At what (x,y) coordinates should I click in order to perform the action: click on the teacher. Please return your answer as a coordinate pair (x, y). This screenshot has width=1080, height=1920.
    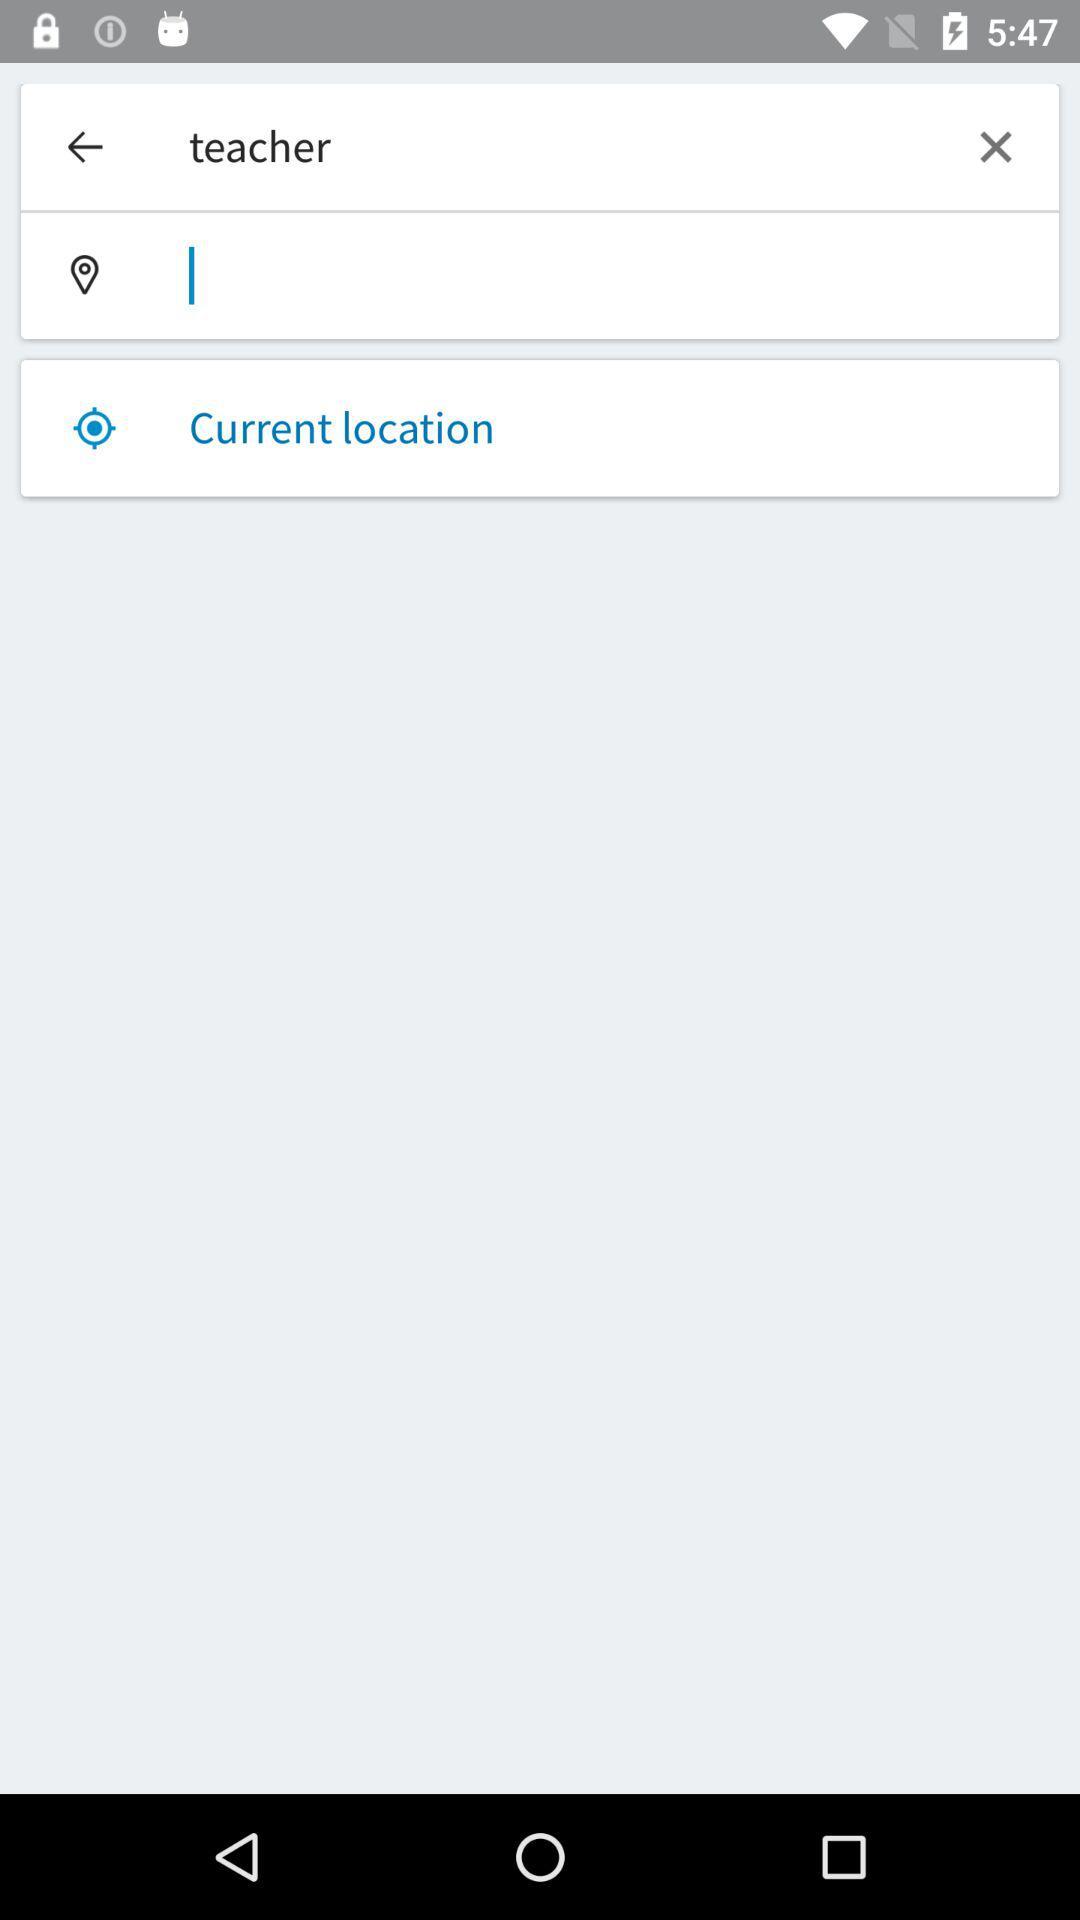
    Looking at the image, I should click on (540, 146).